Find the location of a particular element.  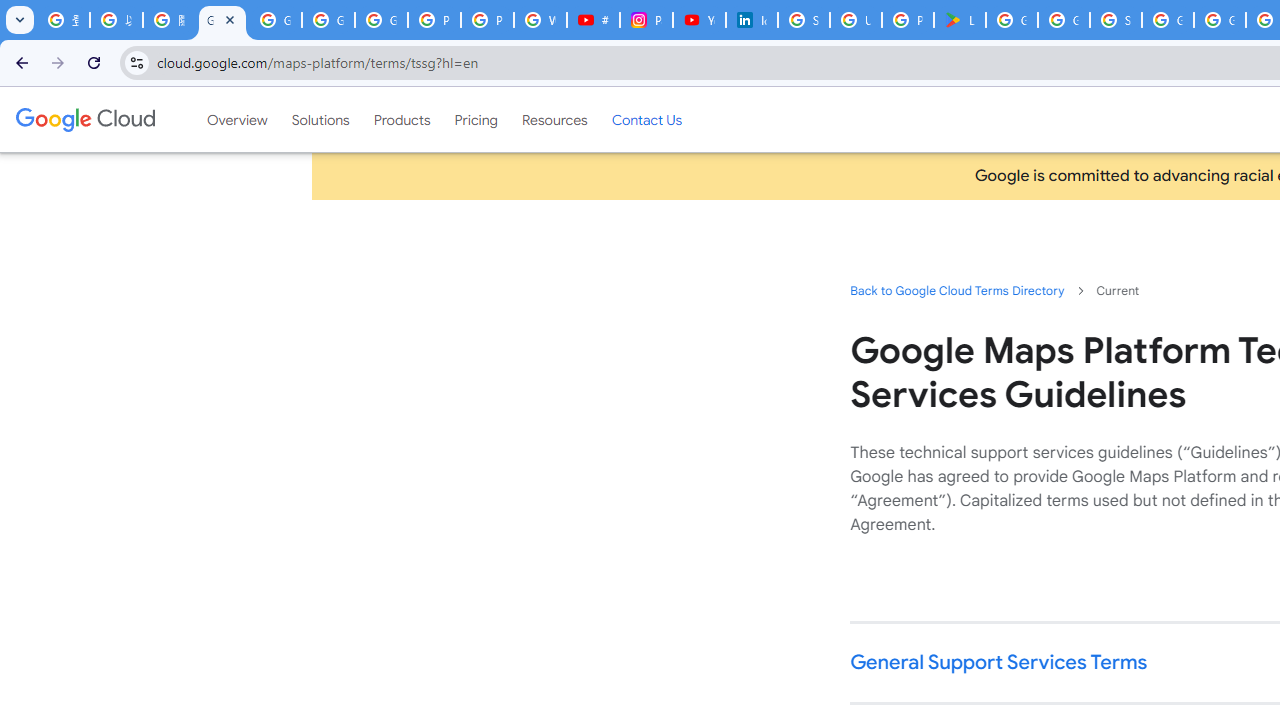

'Products' is located at coordinates (400, 119).